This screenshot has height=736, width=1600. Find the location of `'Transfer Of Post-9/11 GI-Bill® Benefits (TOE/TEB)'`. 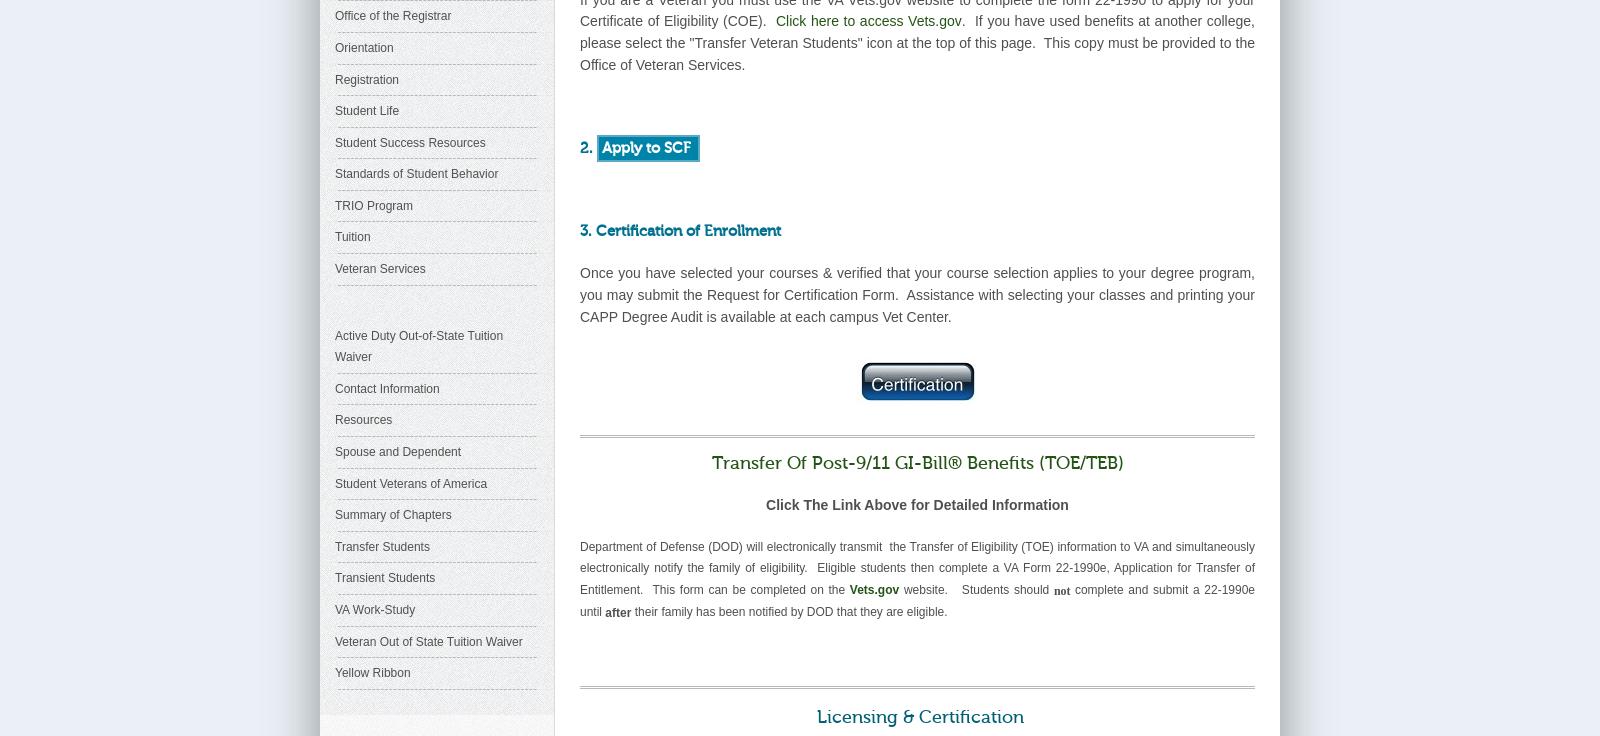

'Transfer Of Post-9/11 GI-Bill® Benefits (TOE/TEB)' is located at coordinates (915, 462).